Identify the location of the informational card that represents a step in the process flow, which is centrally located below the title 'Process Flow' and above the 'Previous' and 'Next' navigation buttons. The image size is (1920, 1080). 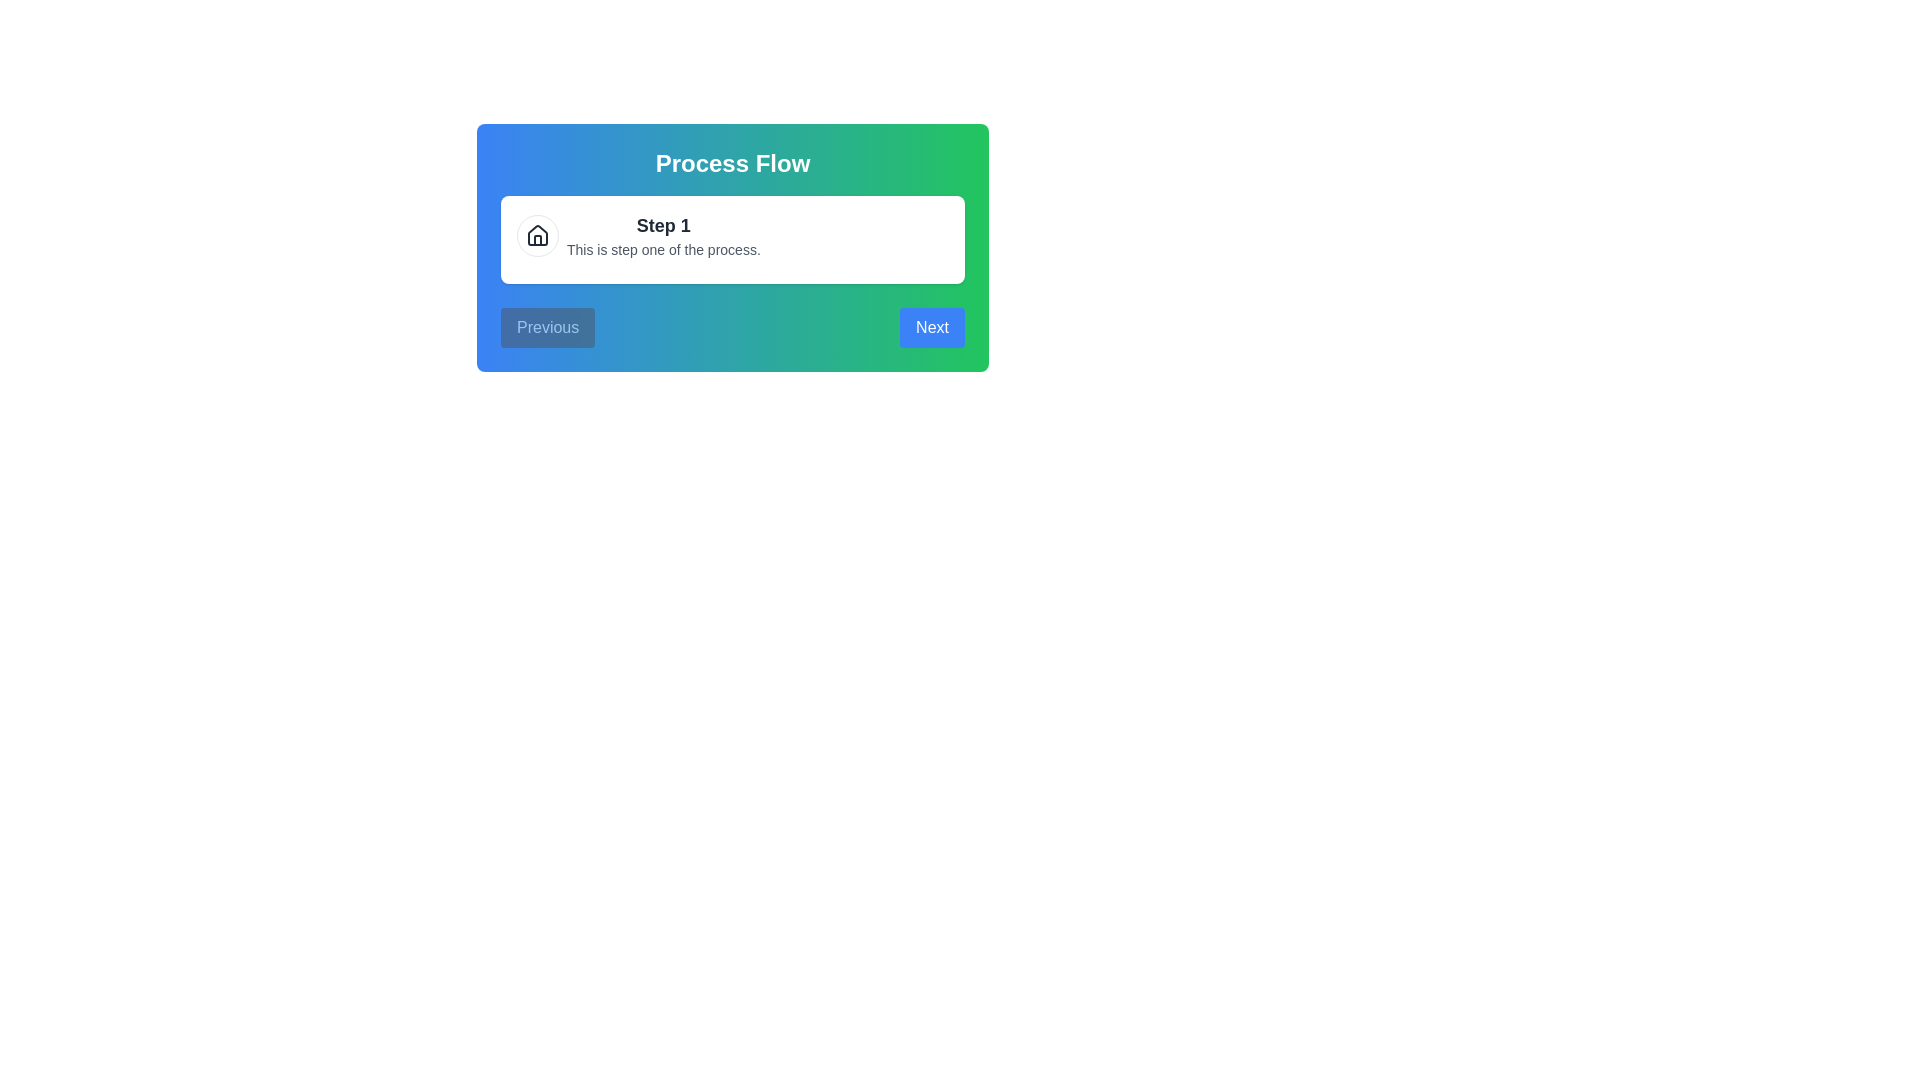
(732, 238).